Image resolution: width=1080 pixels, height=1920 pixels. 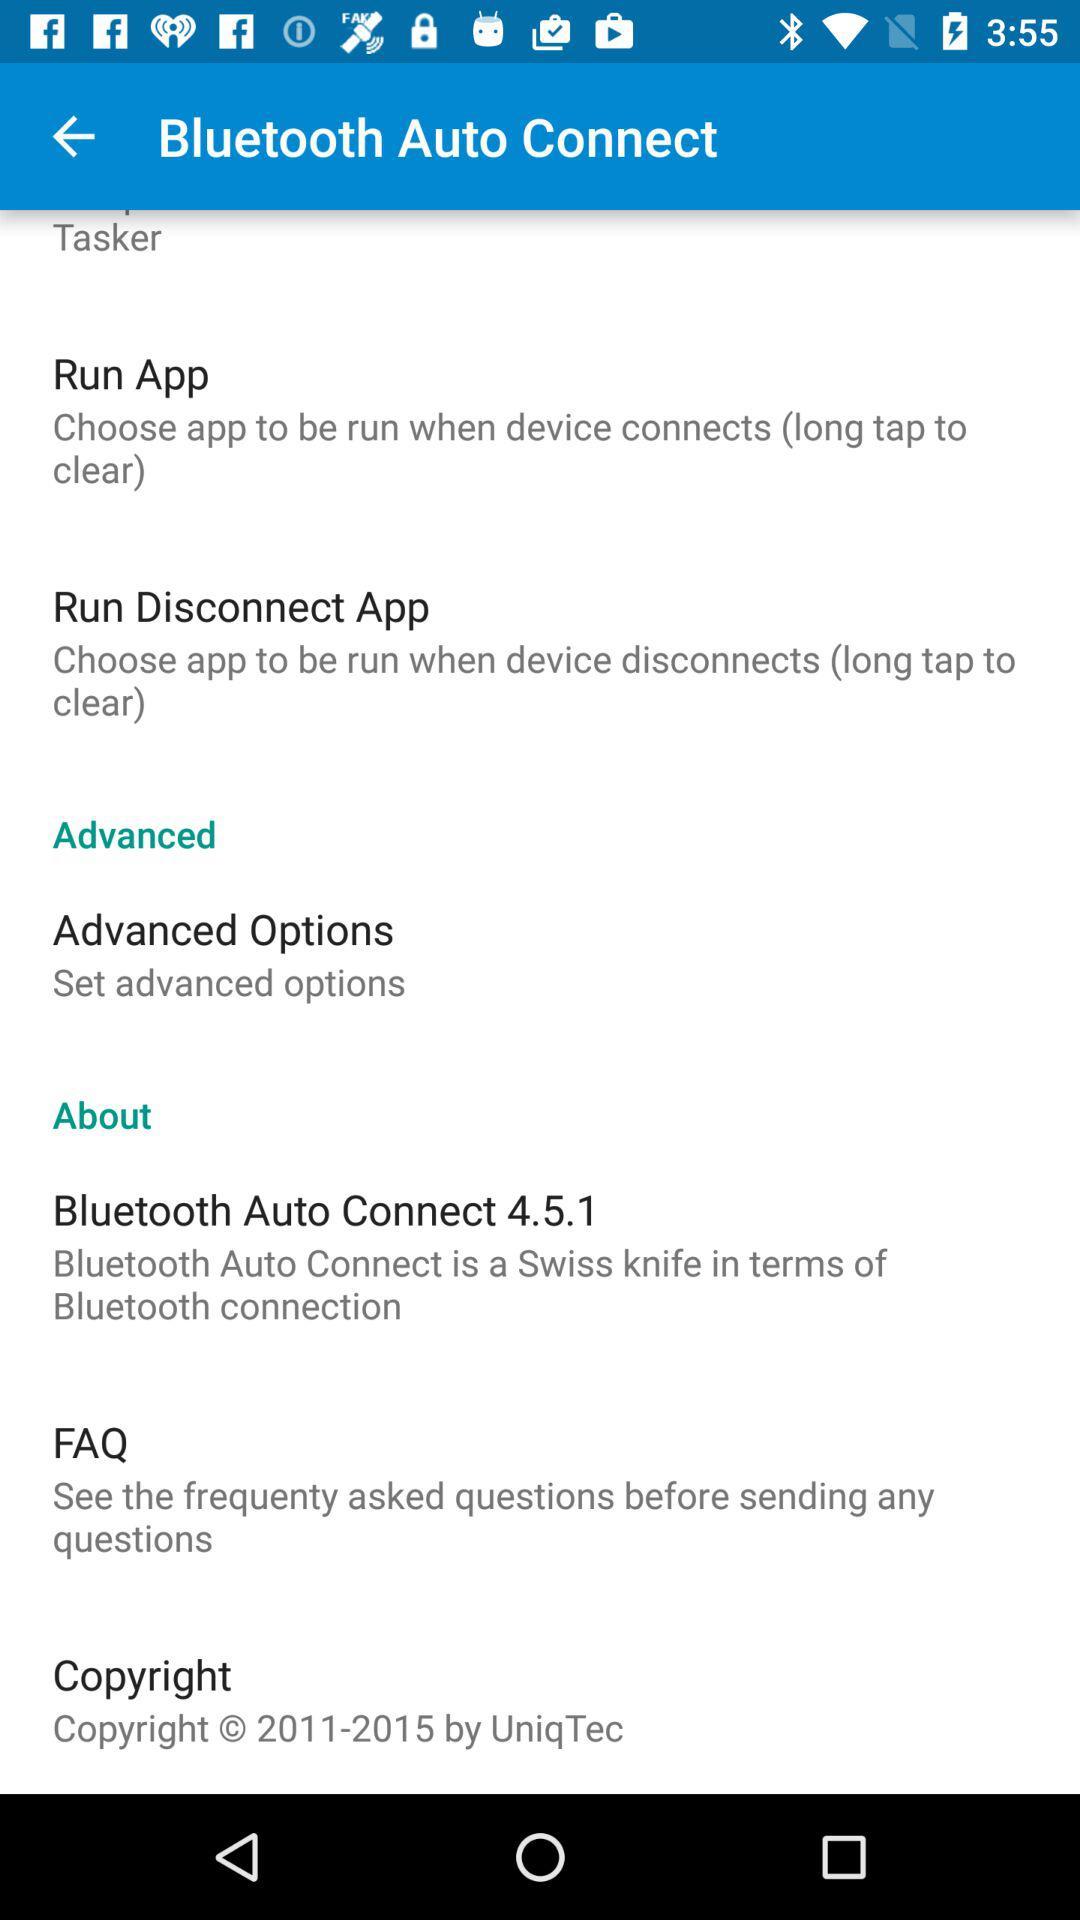 What do you see at coordinates (540, 235) in the screenshot?
I see `item above the run app item` at bounding box center [540, 235].